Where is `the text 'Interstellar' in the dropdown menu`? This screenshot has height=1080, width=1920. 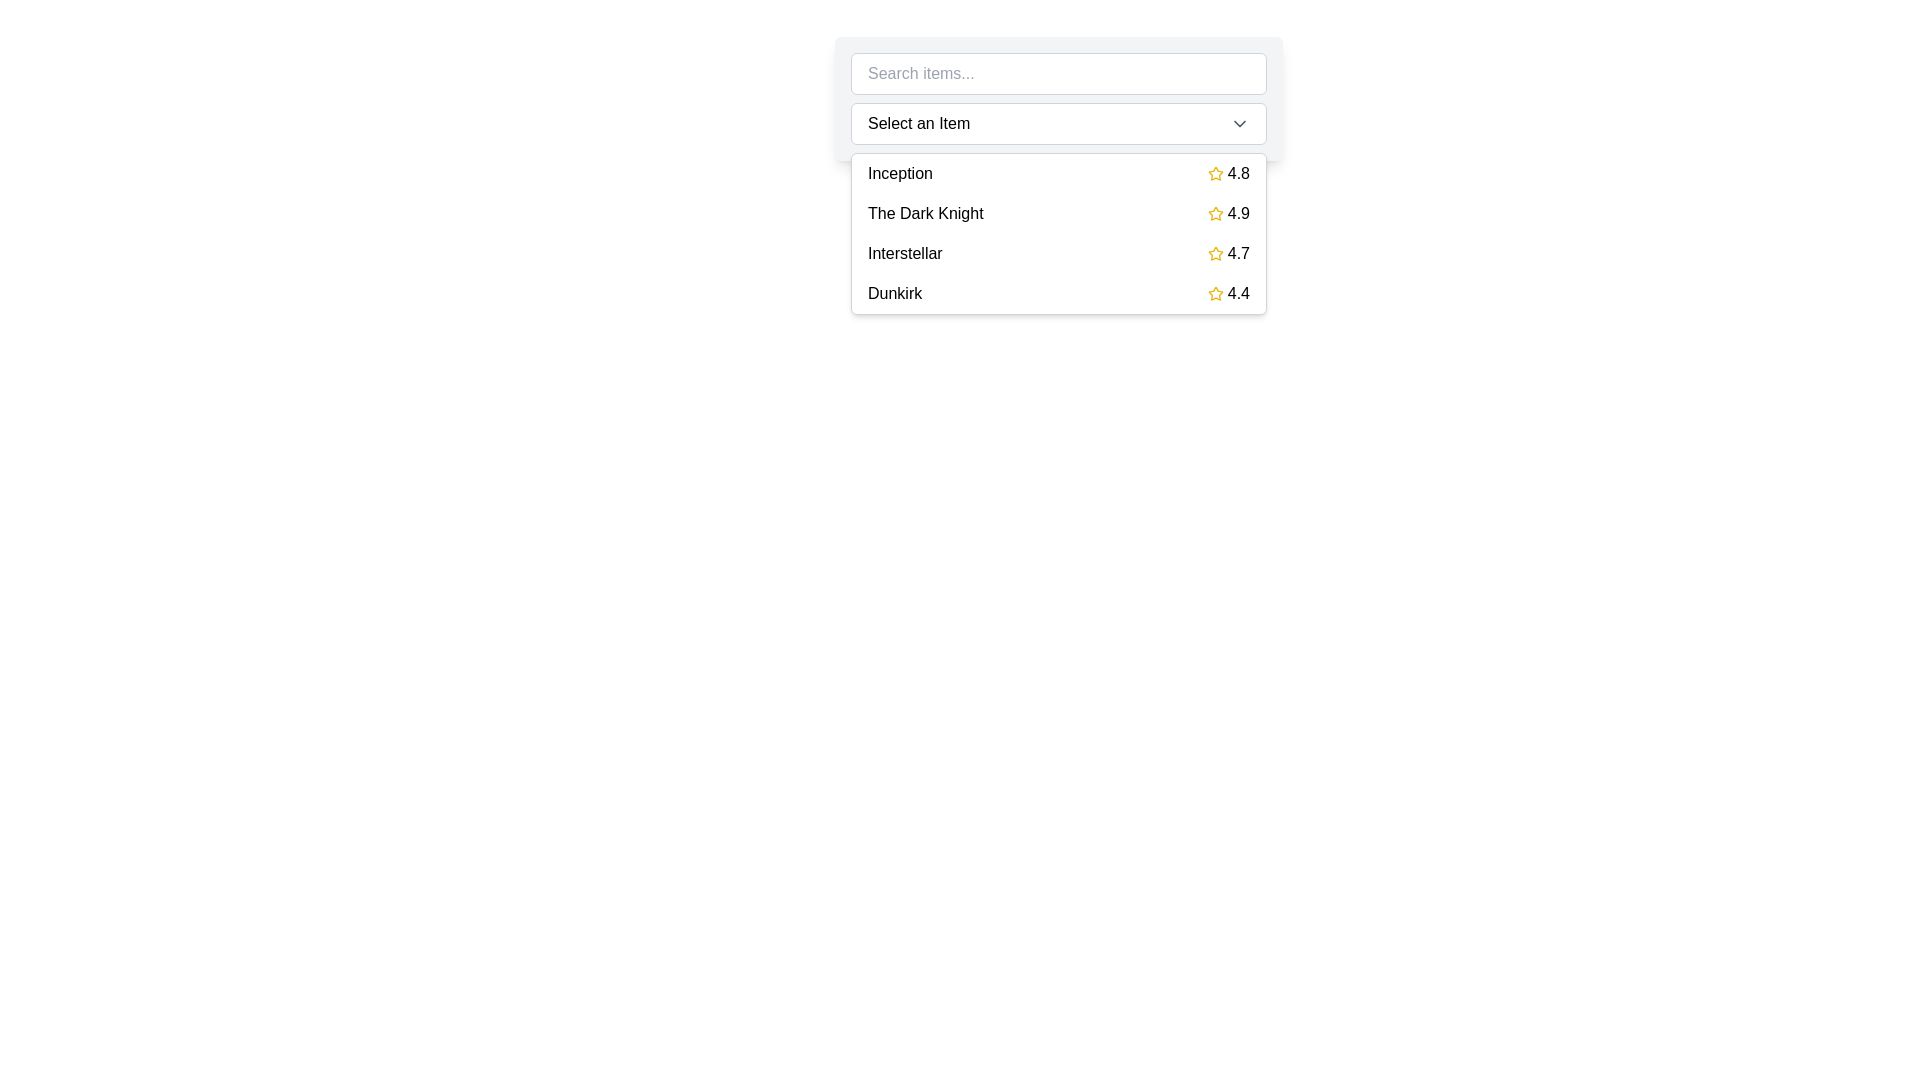
the text 'Interstellar' in the dropdown menu is located at coordinates (904, 253).